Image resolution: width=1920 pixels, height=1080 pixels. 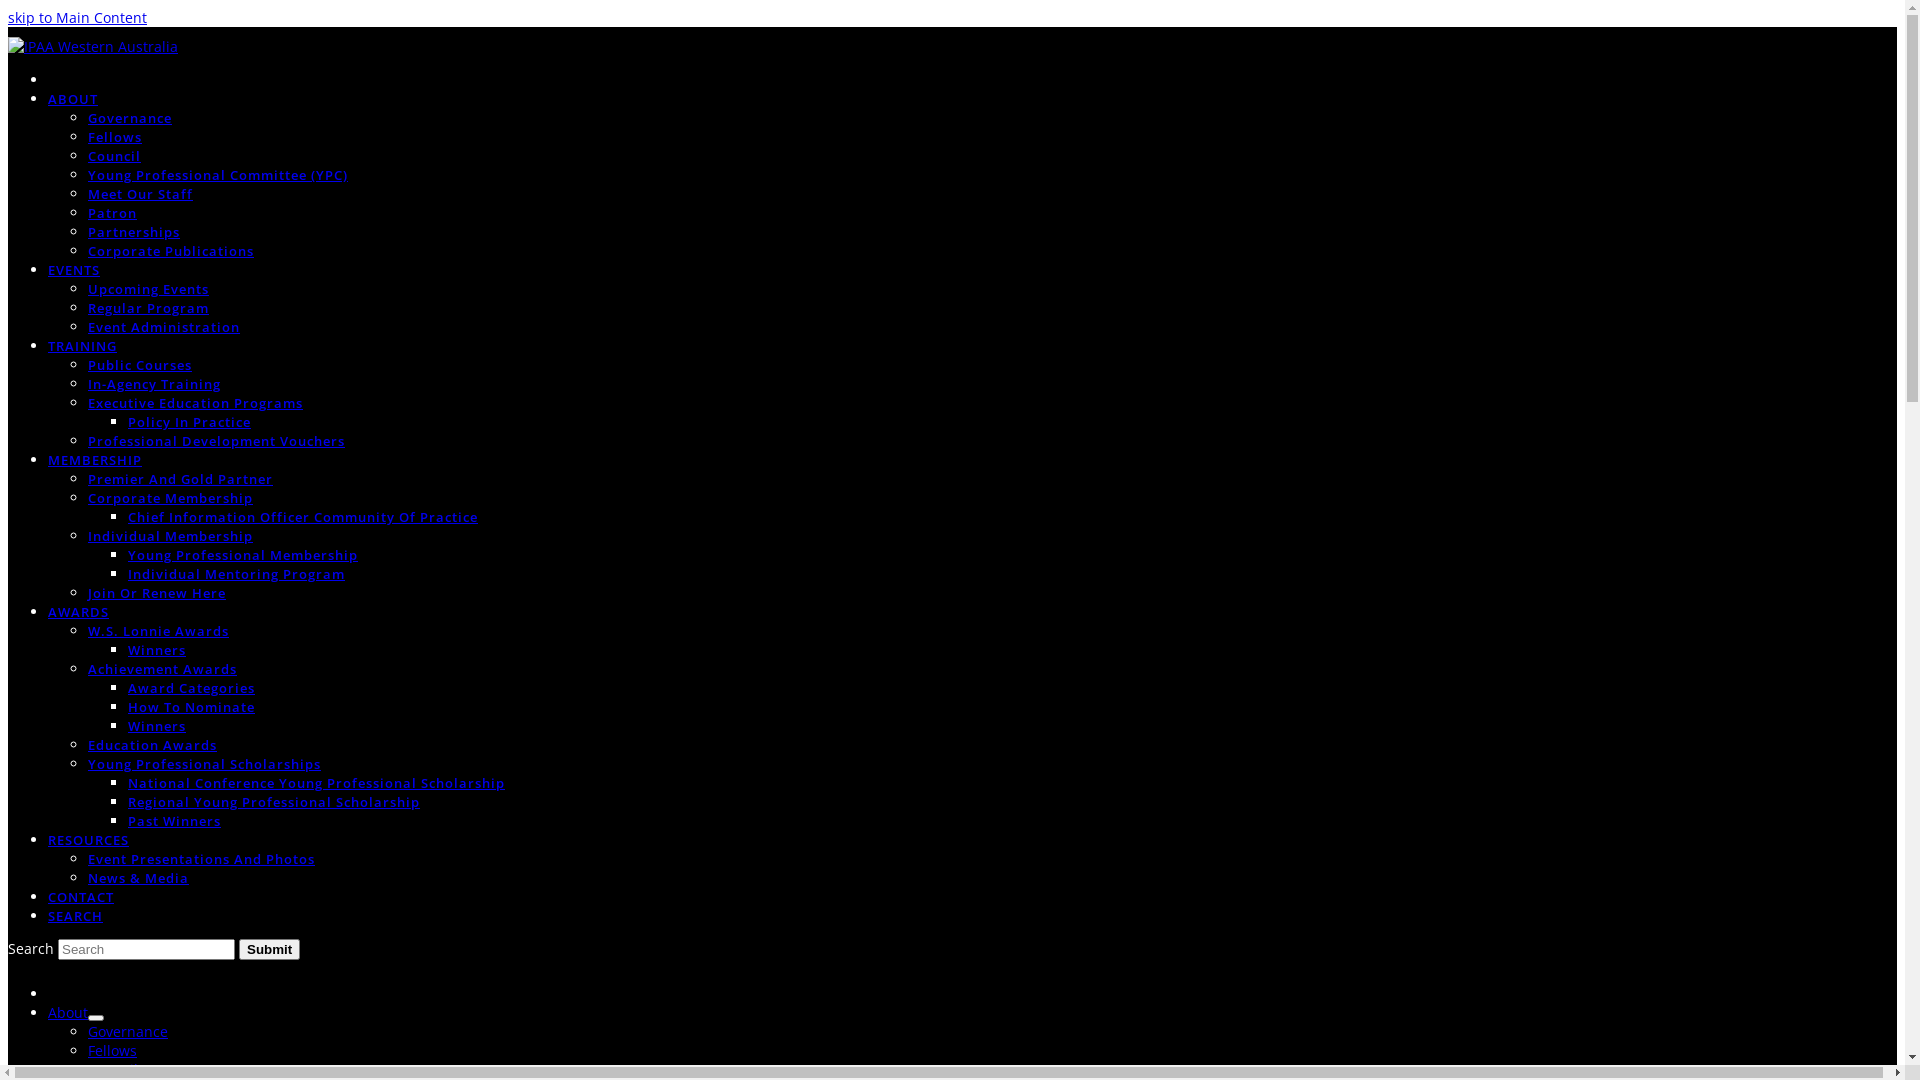 I want to click on 'In-Agency Training', so click(x=153, y=383).